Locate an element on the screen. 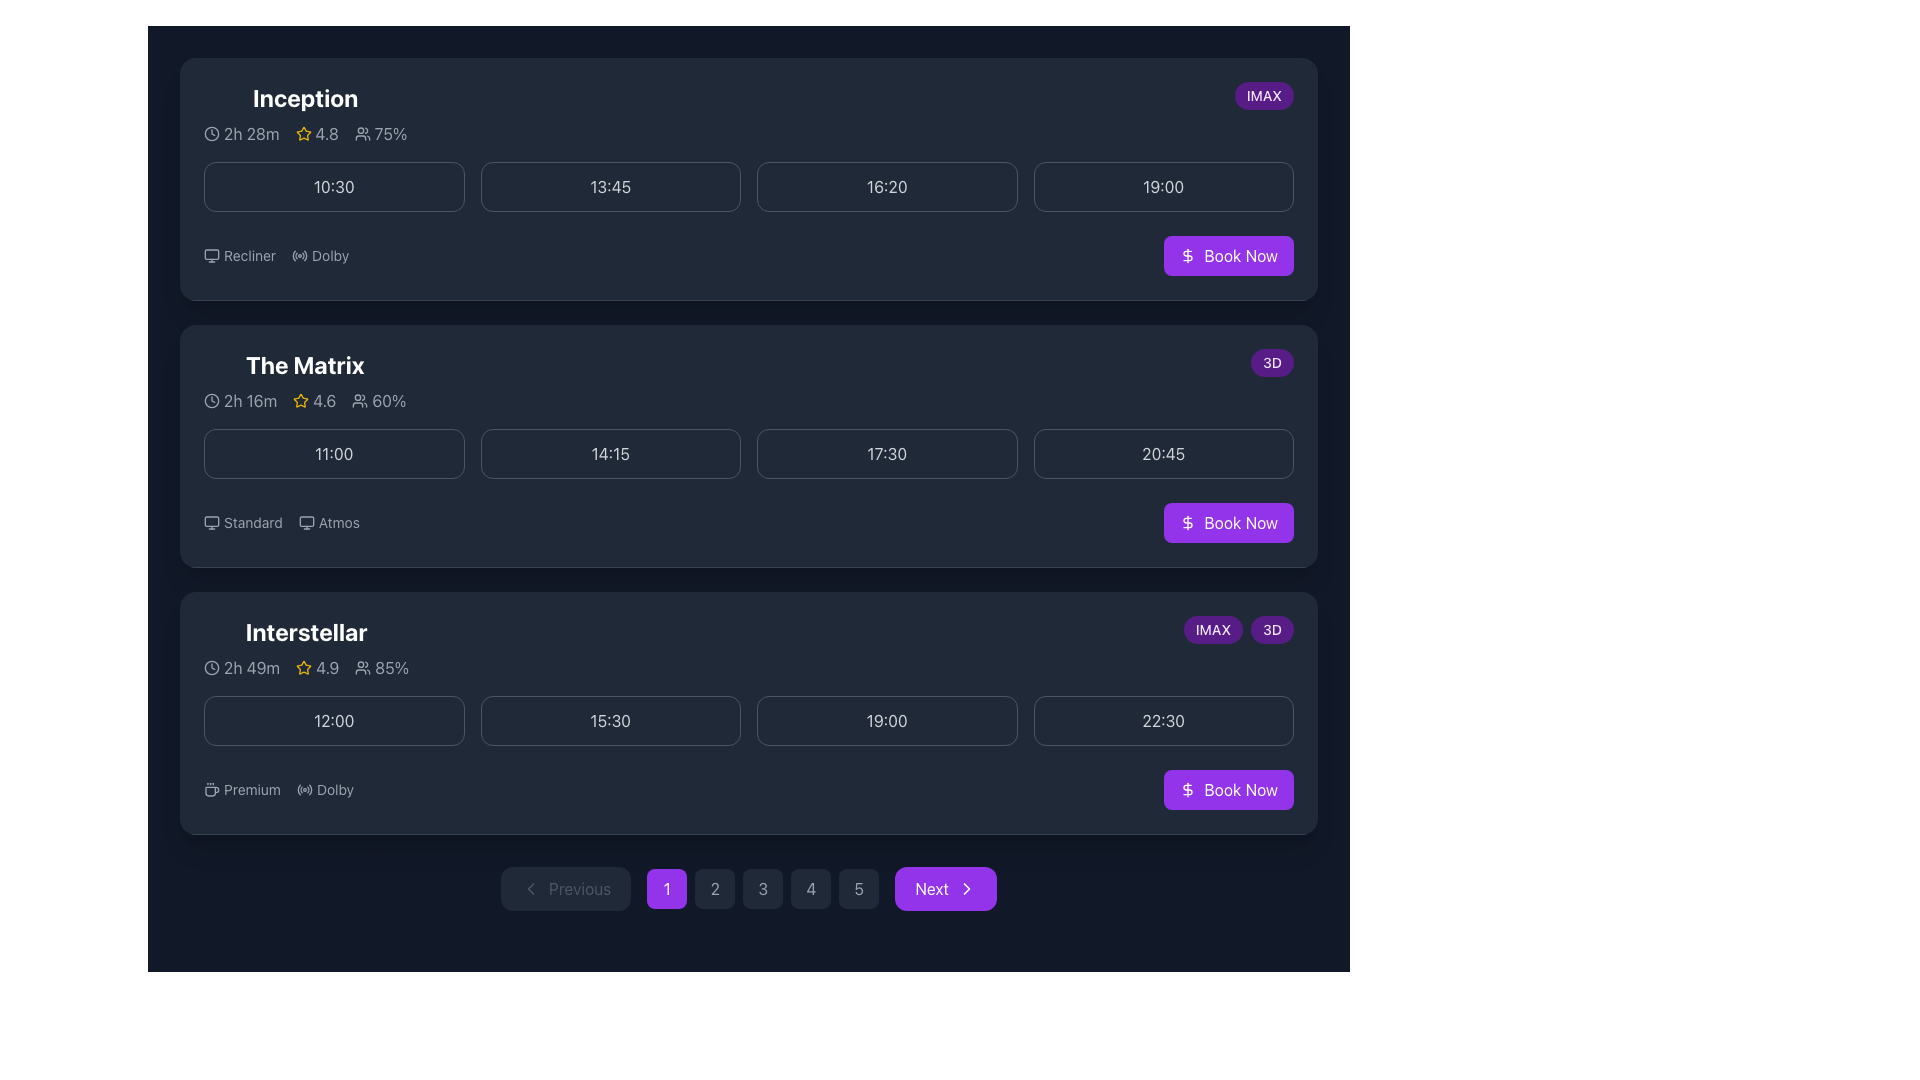 This screenshot has width=1920, height=1080. the numeric button labeled '3' in the pagination controls is located at coordinates (747, 887).